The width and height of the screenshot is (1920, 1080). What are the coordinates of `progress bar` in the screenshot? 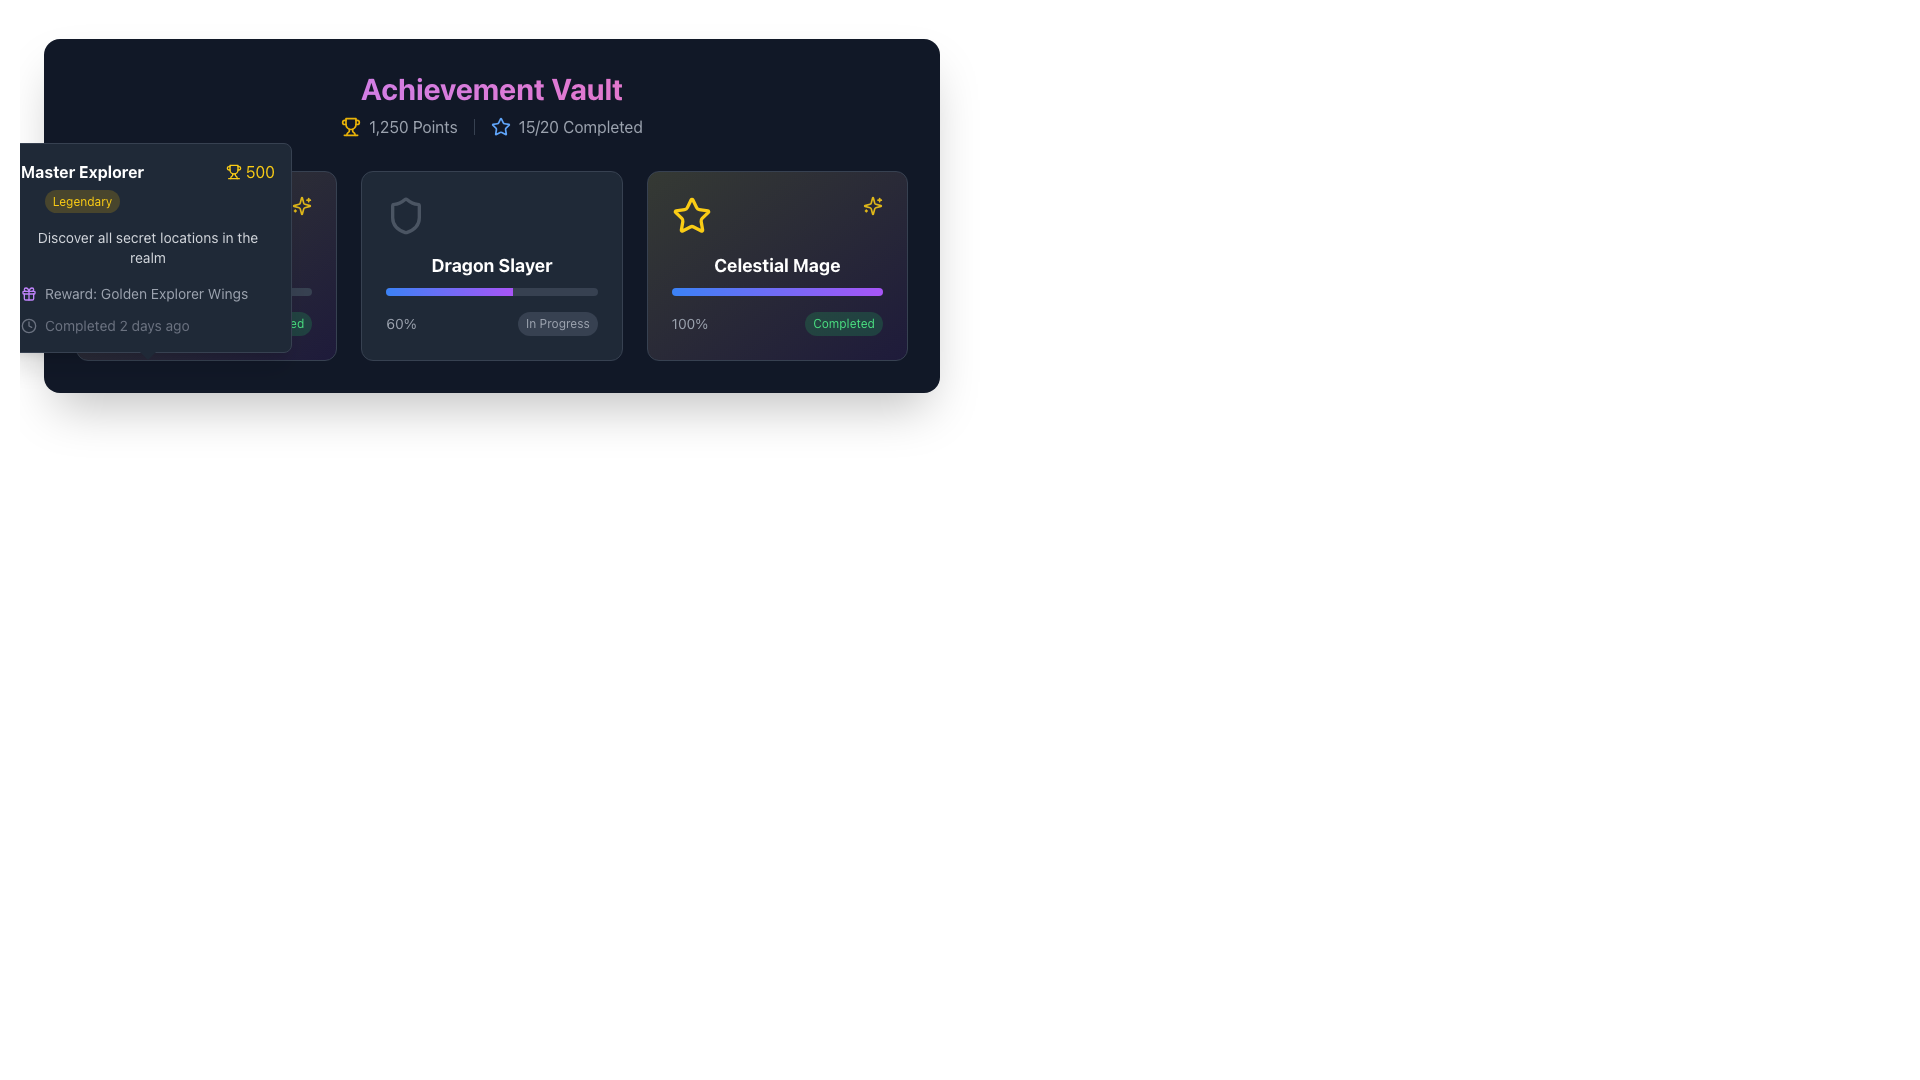 It's located at (447, 292).